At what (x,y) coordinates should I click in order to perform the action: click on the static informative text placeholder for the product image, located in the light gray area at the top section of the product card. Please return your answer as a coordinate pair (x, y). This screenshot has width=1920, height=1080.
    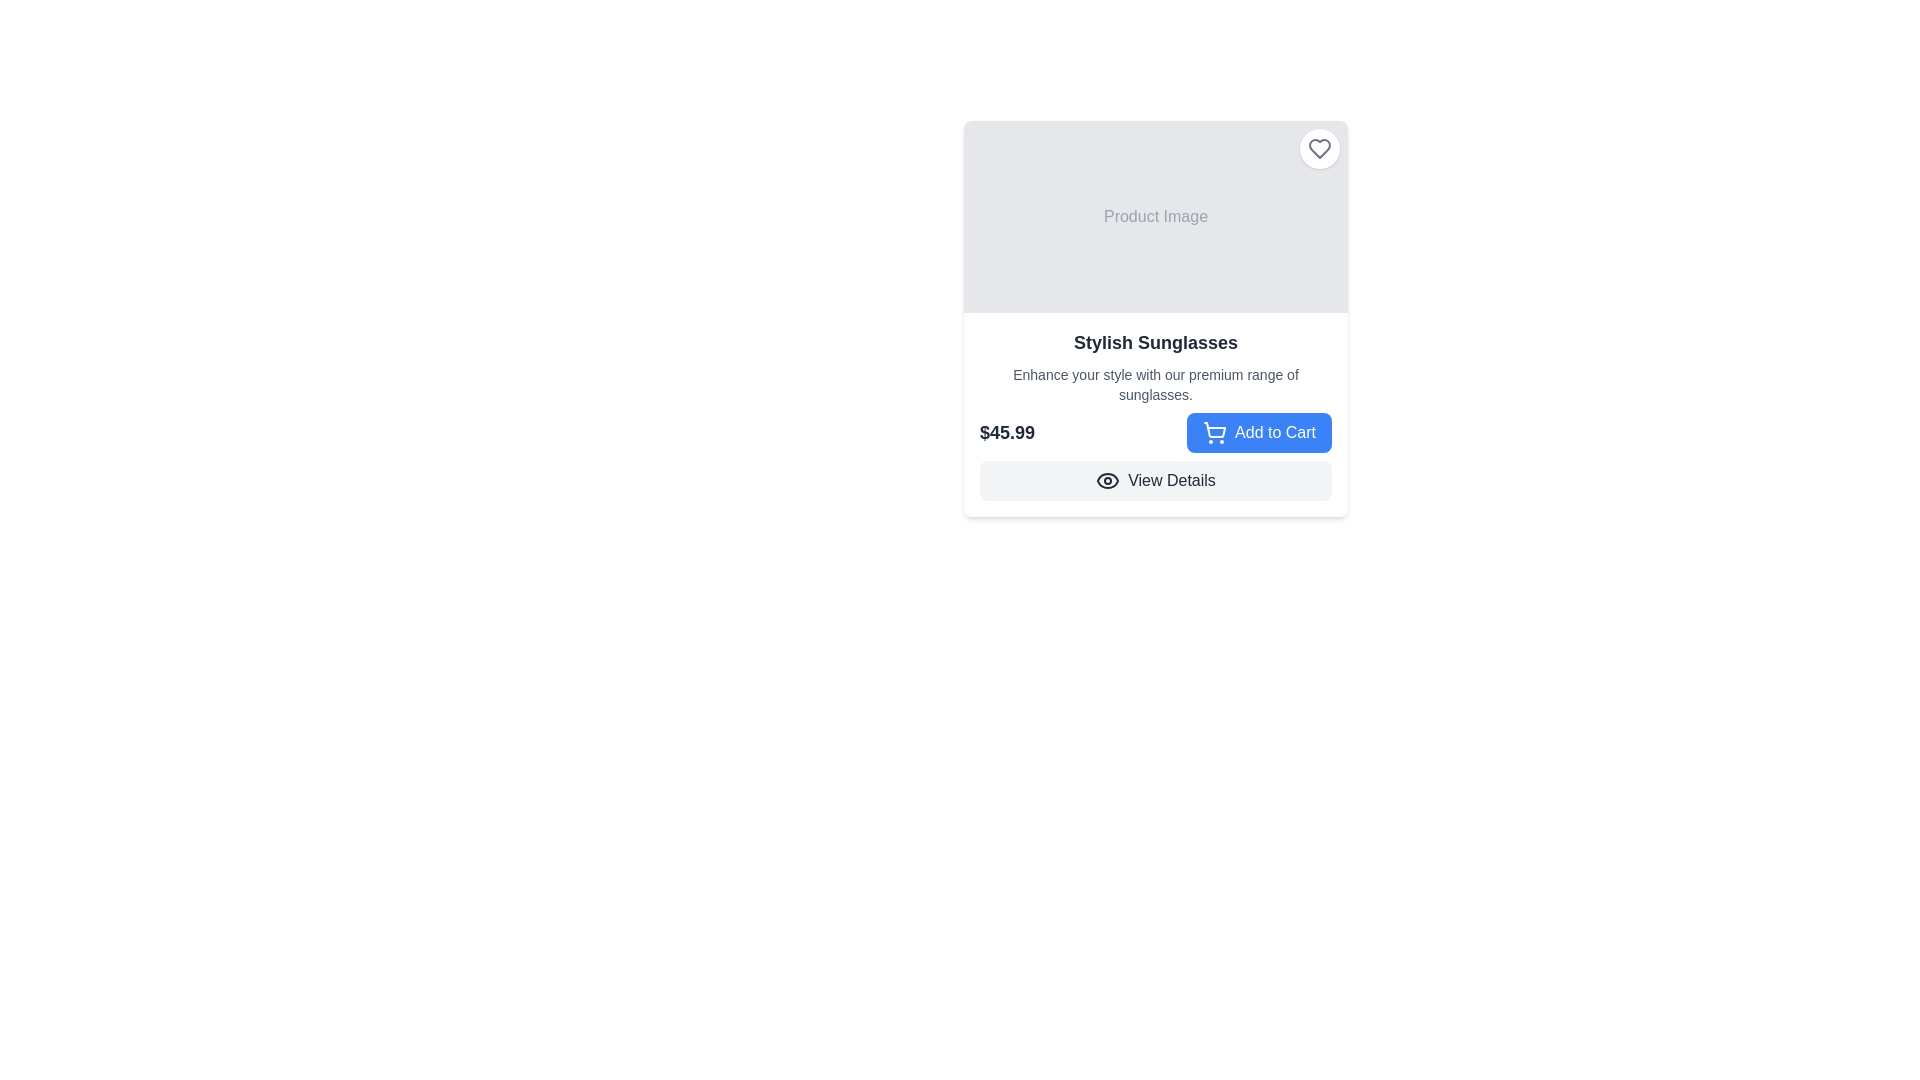
    Looking at the image, I should click on (1156, 216).